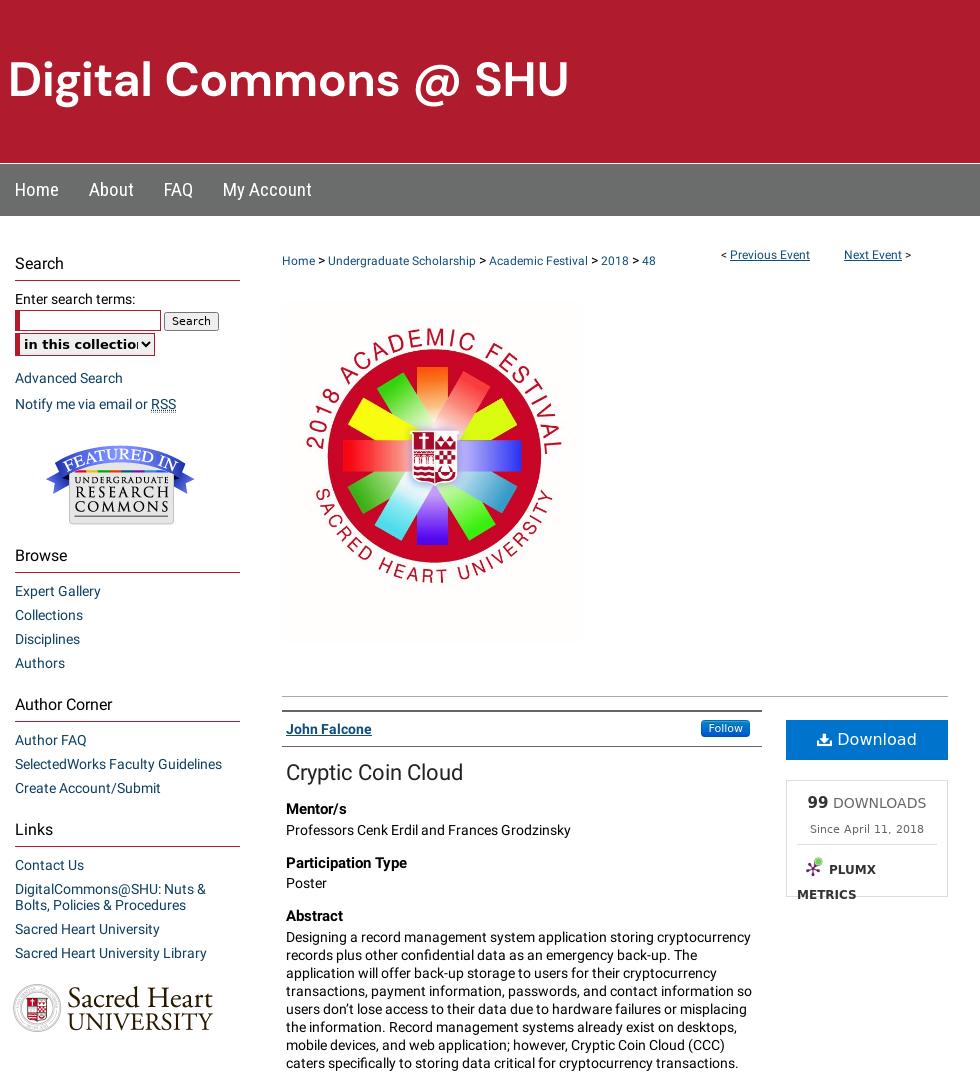  What do you see at coordinates (403, 259) in the screenshot?
I see `'Undergraduate Scholarship'` at bounding box center [403, 259].